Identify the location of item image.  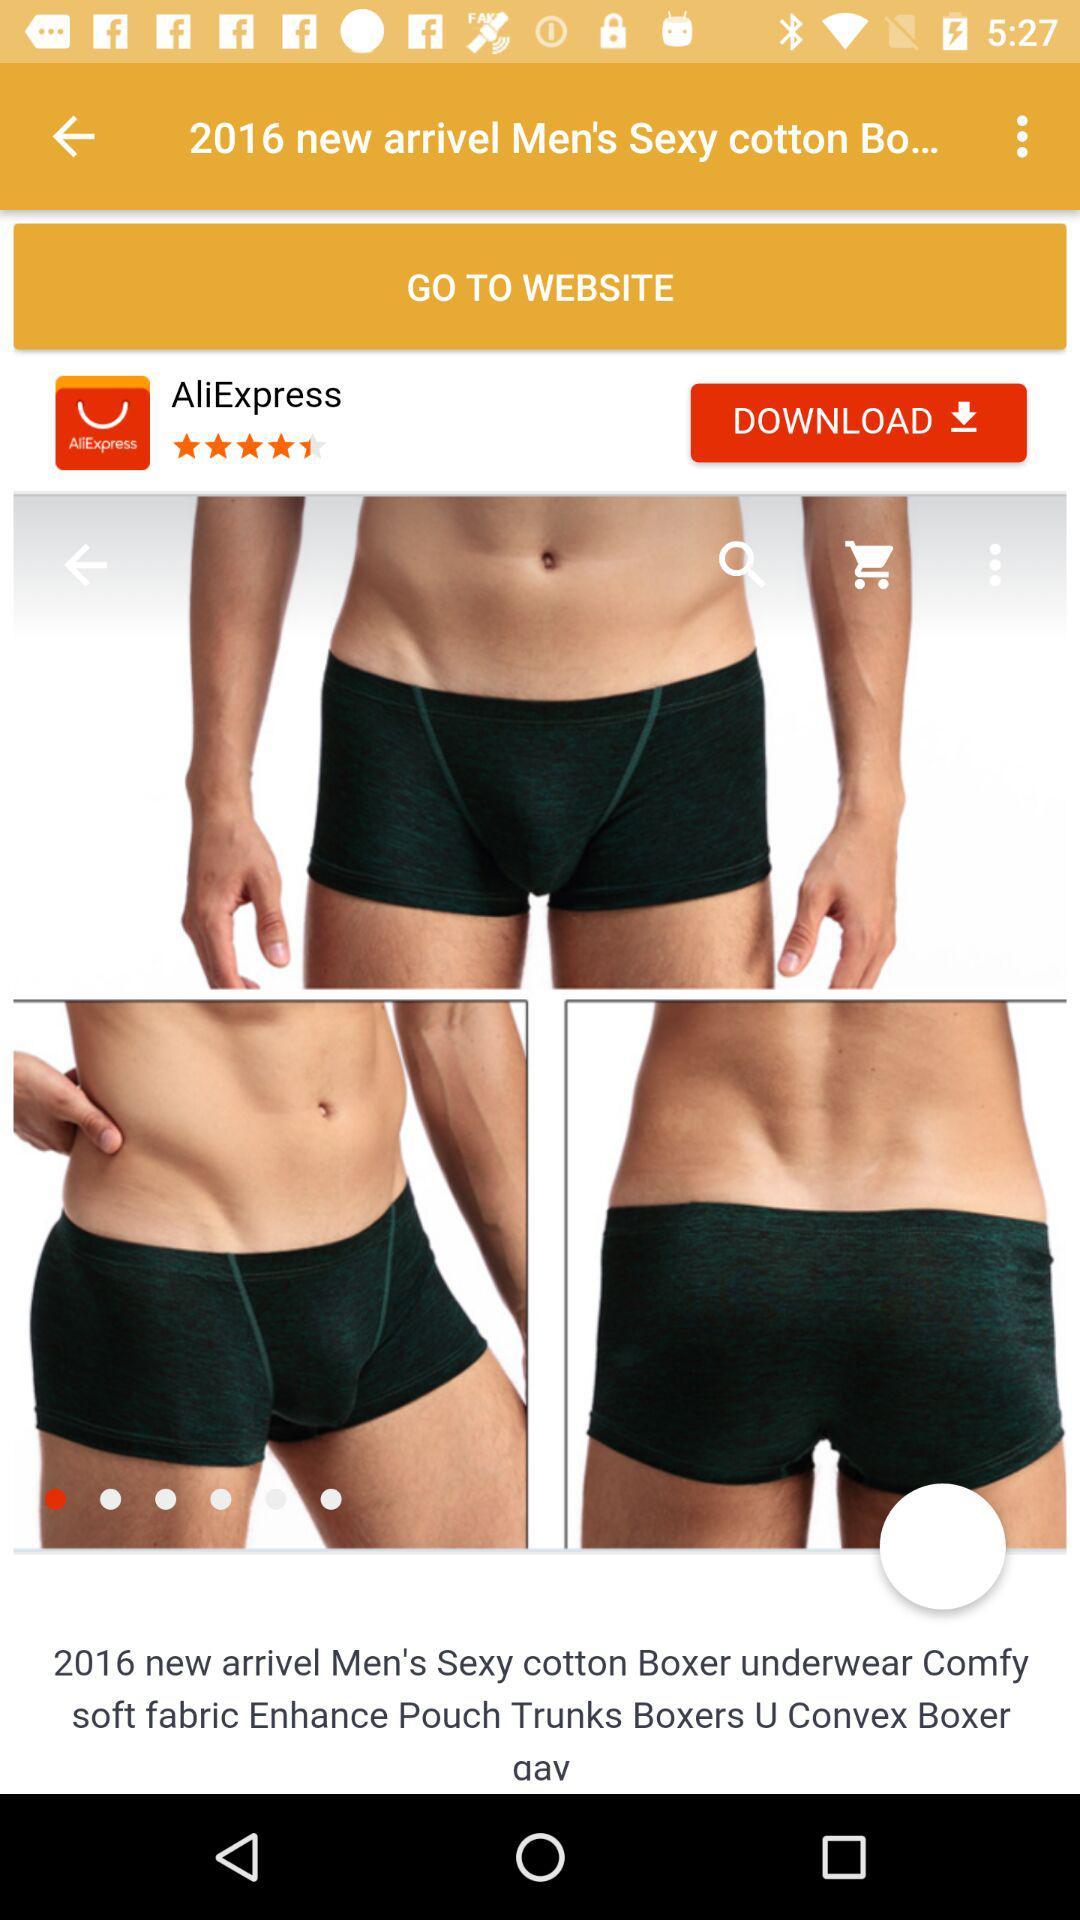
(540, 1066).